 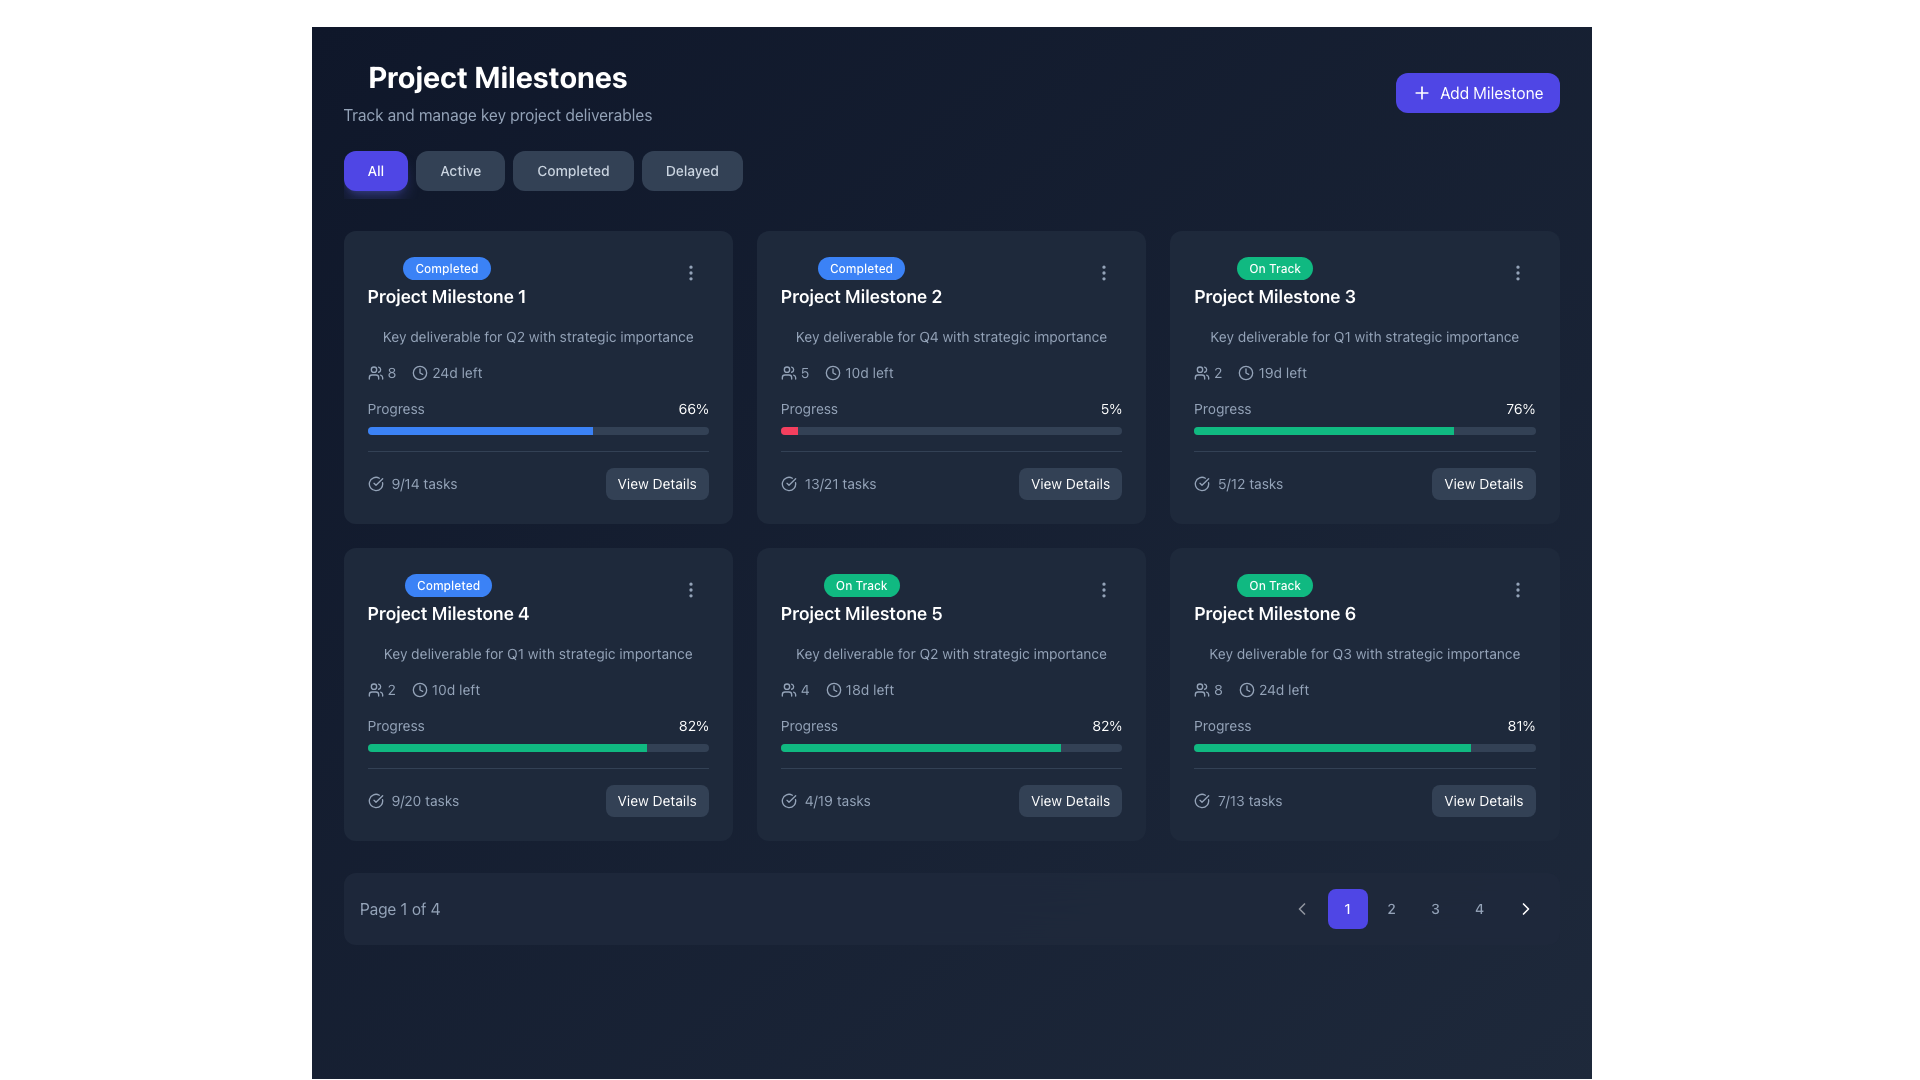 I want to click on status text from the capsule-shaped label that displays 'Completed' in white text on a blue background, located above the milestone title on the card labeled 'Project Milestone 4', so click(x=447, y=585).